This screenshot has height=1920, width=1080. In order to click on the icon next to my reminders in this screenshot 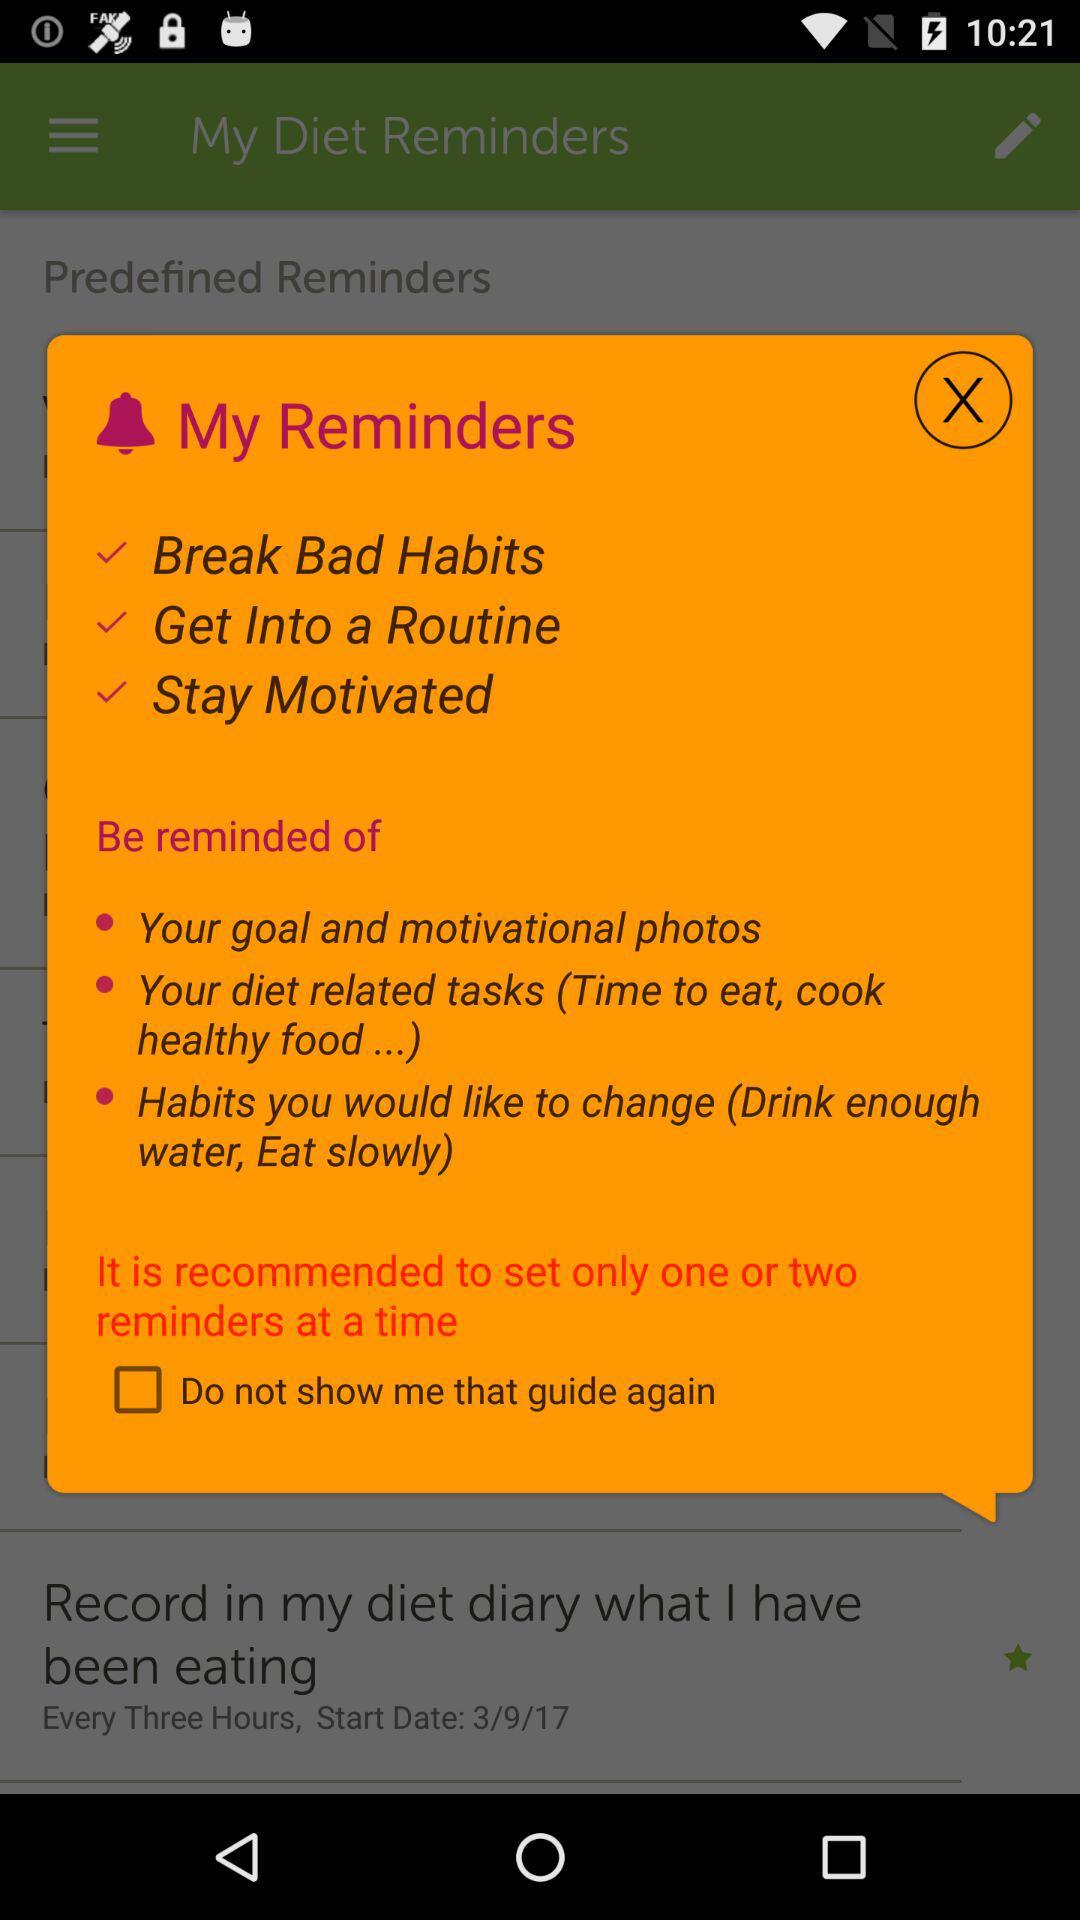, I will do `click(962, 400)`.